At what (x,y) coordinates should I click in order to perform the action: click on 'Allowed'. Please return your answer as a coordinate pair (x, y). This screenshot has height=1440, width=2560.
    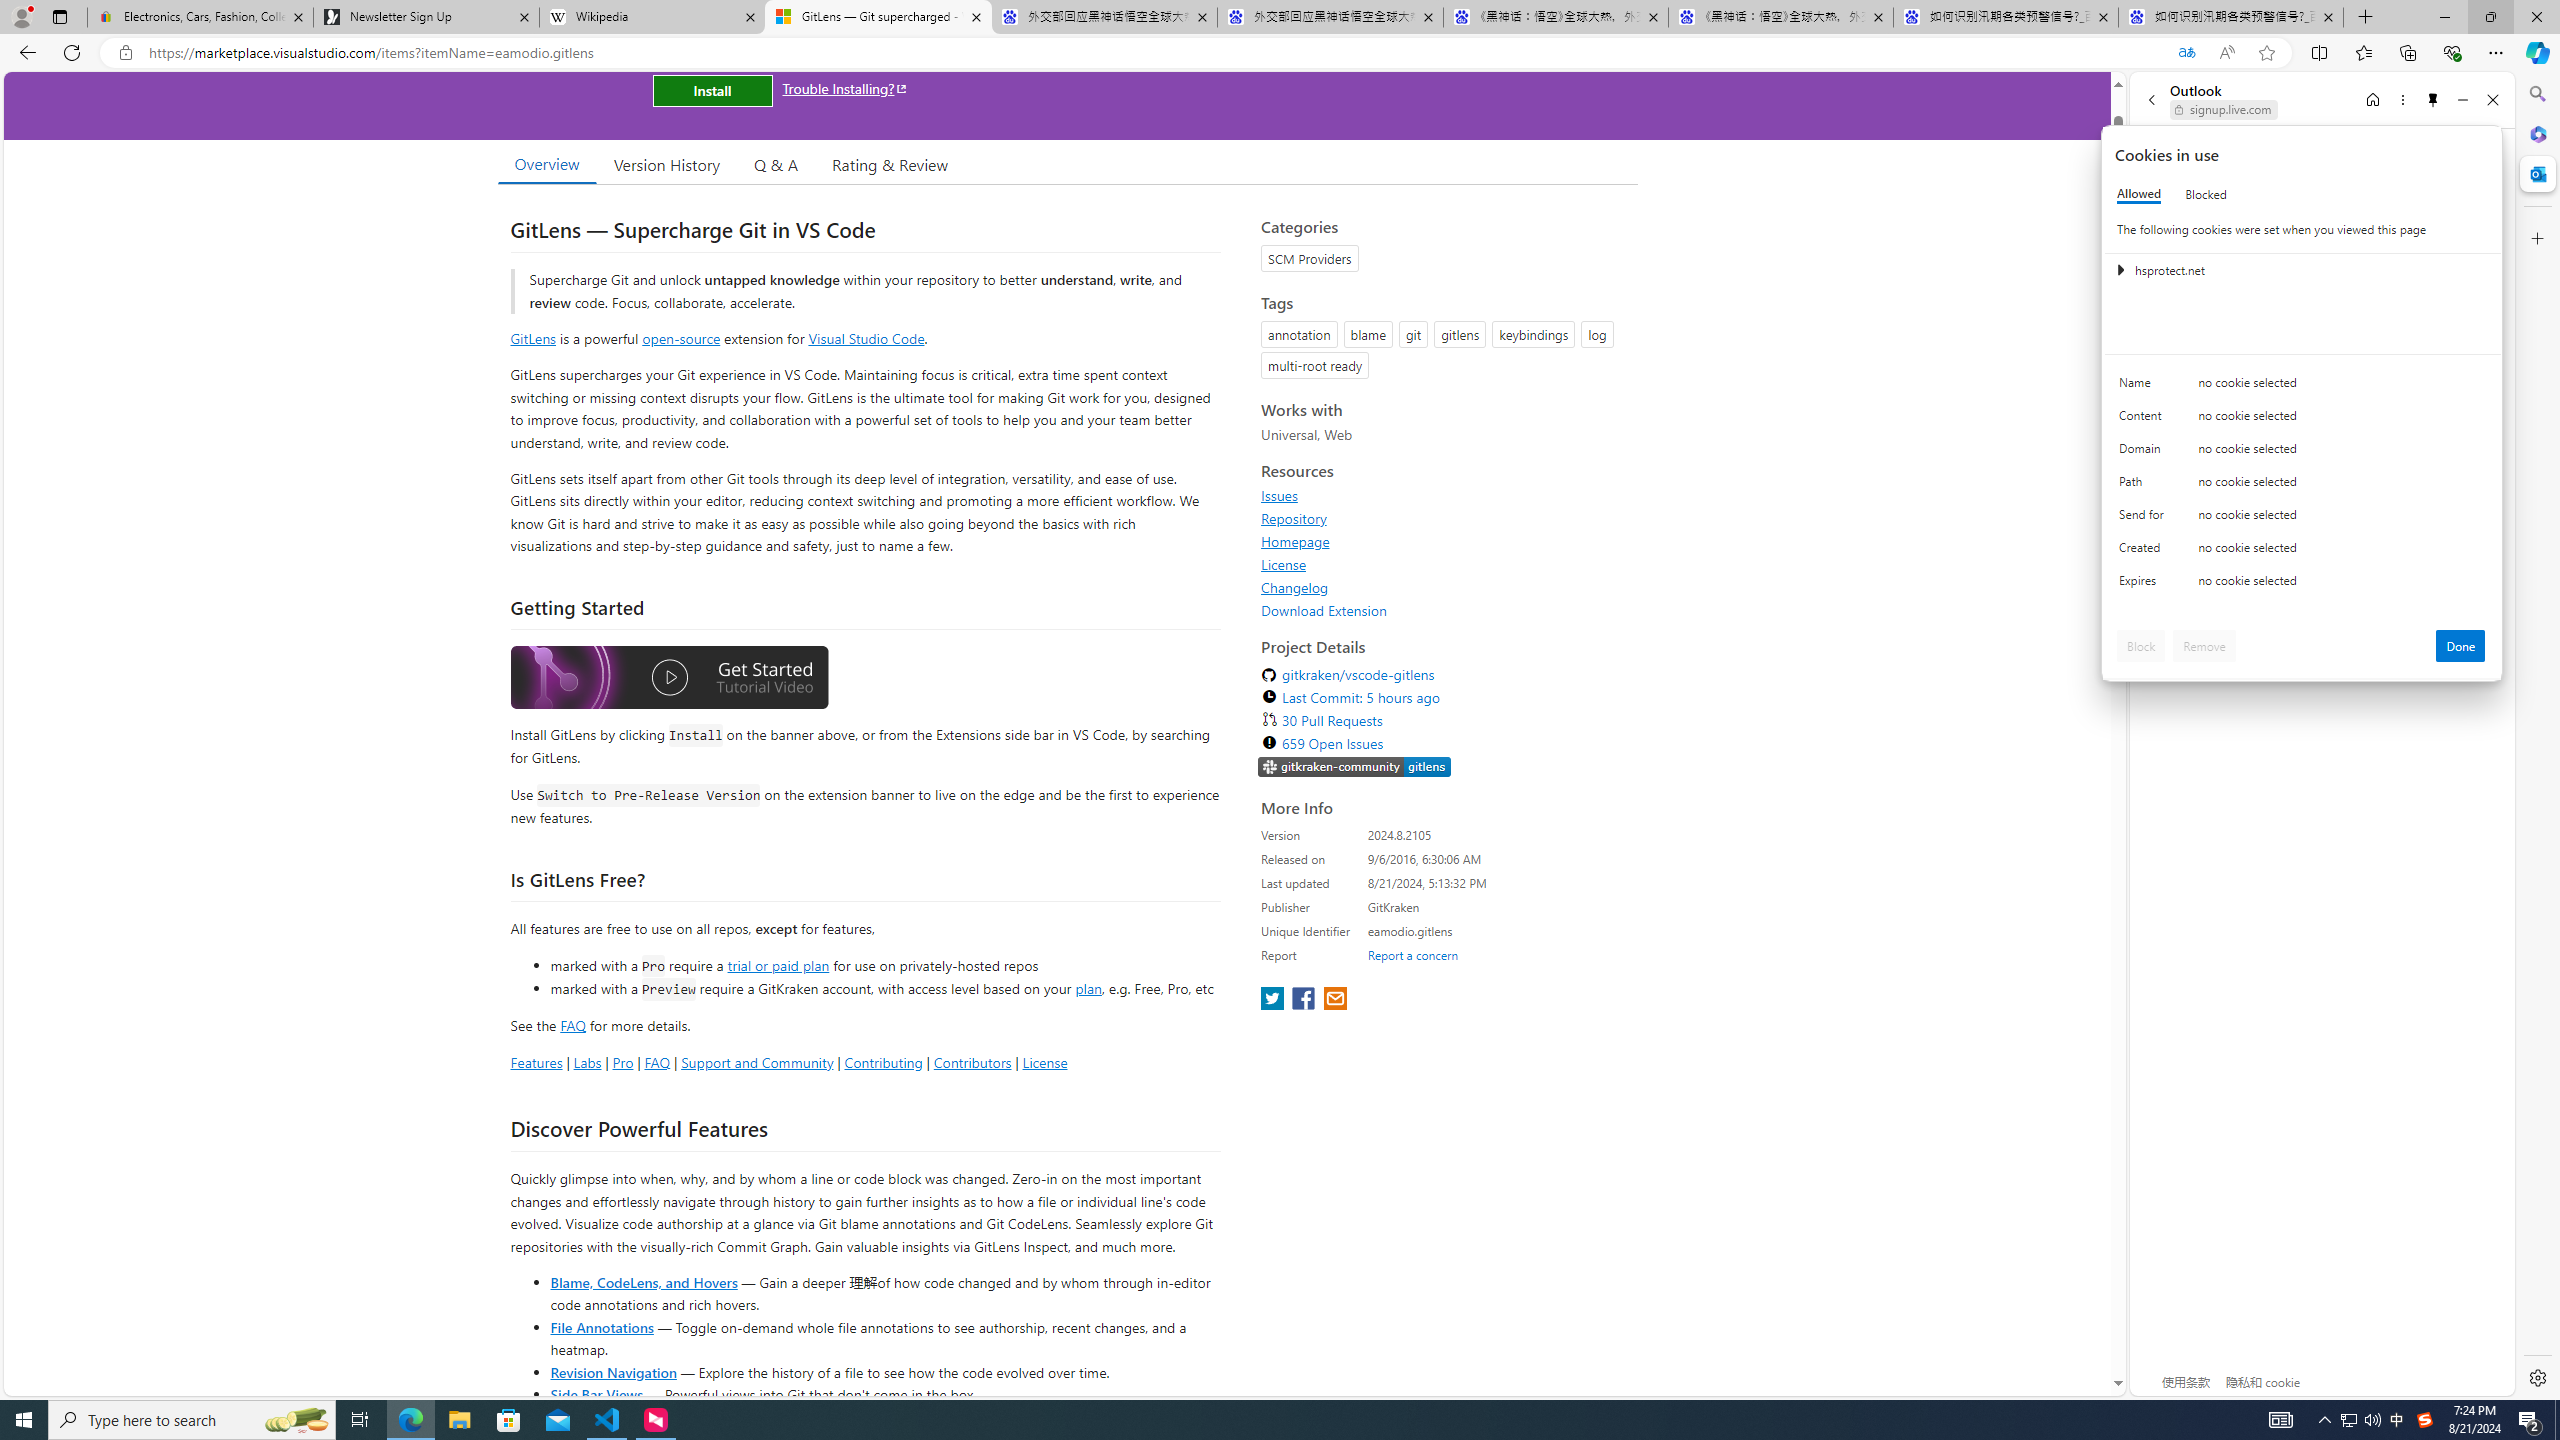
    Looking at the image, I should click on (2137, 194).